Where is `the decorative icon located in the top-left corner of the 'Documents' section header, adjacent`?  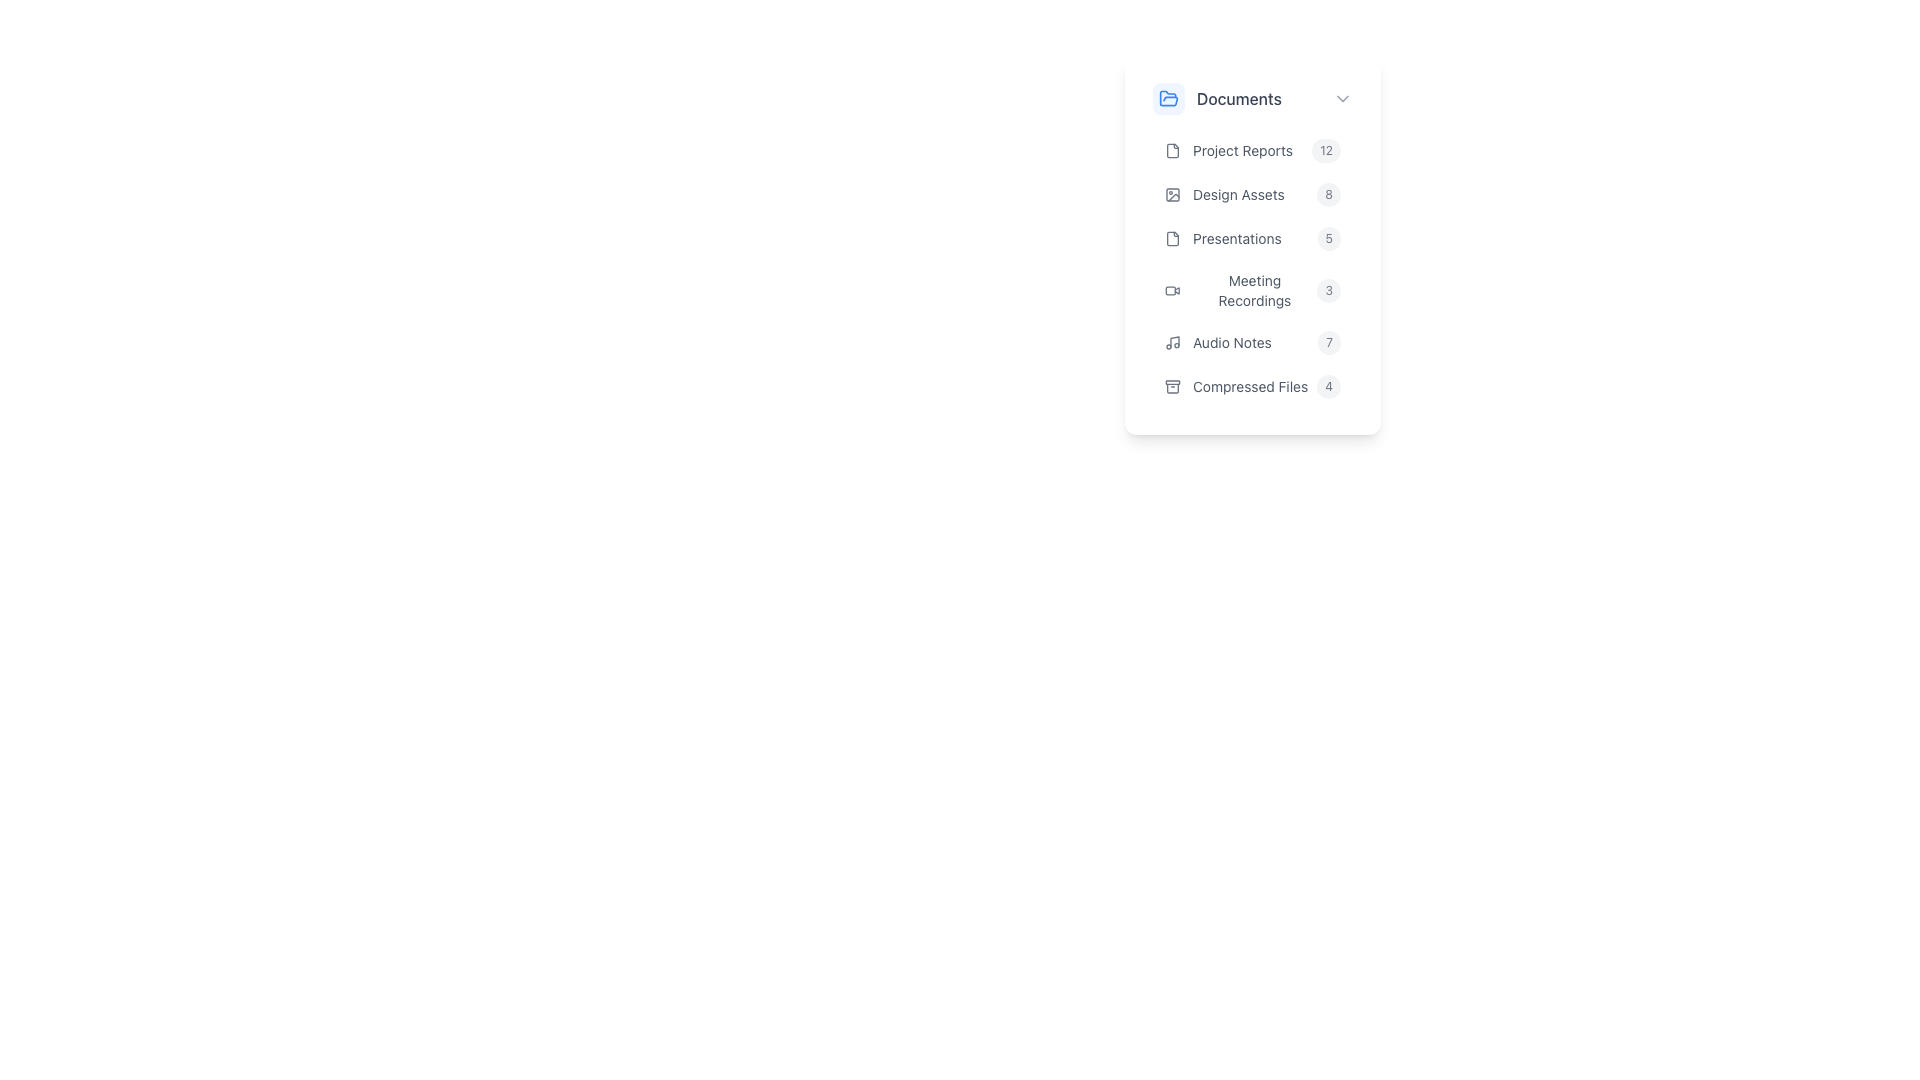
the decorative icon located in the top-left corner of the 'Documents' section header, adjacent is located at coordinates (1169, 99).